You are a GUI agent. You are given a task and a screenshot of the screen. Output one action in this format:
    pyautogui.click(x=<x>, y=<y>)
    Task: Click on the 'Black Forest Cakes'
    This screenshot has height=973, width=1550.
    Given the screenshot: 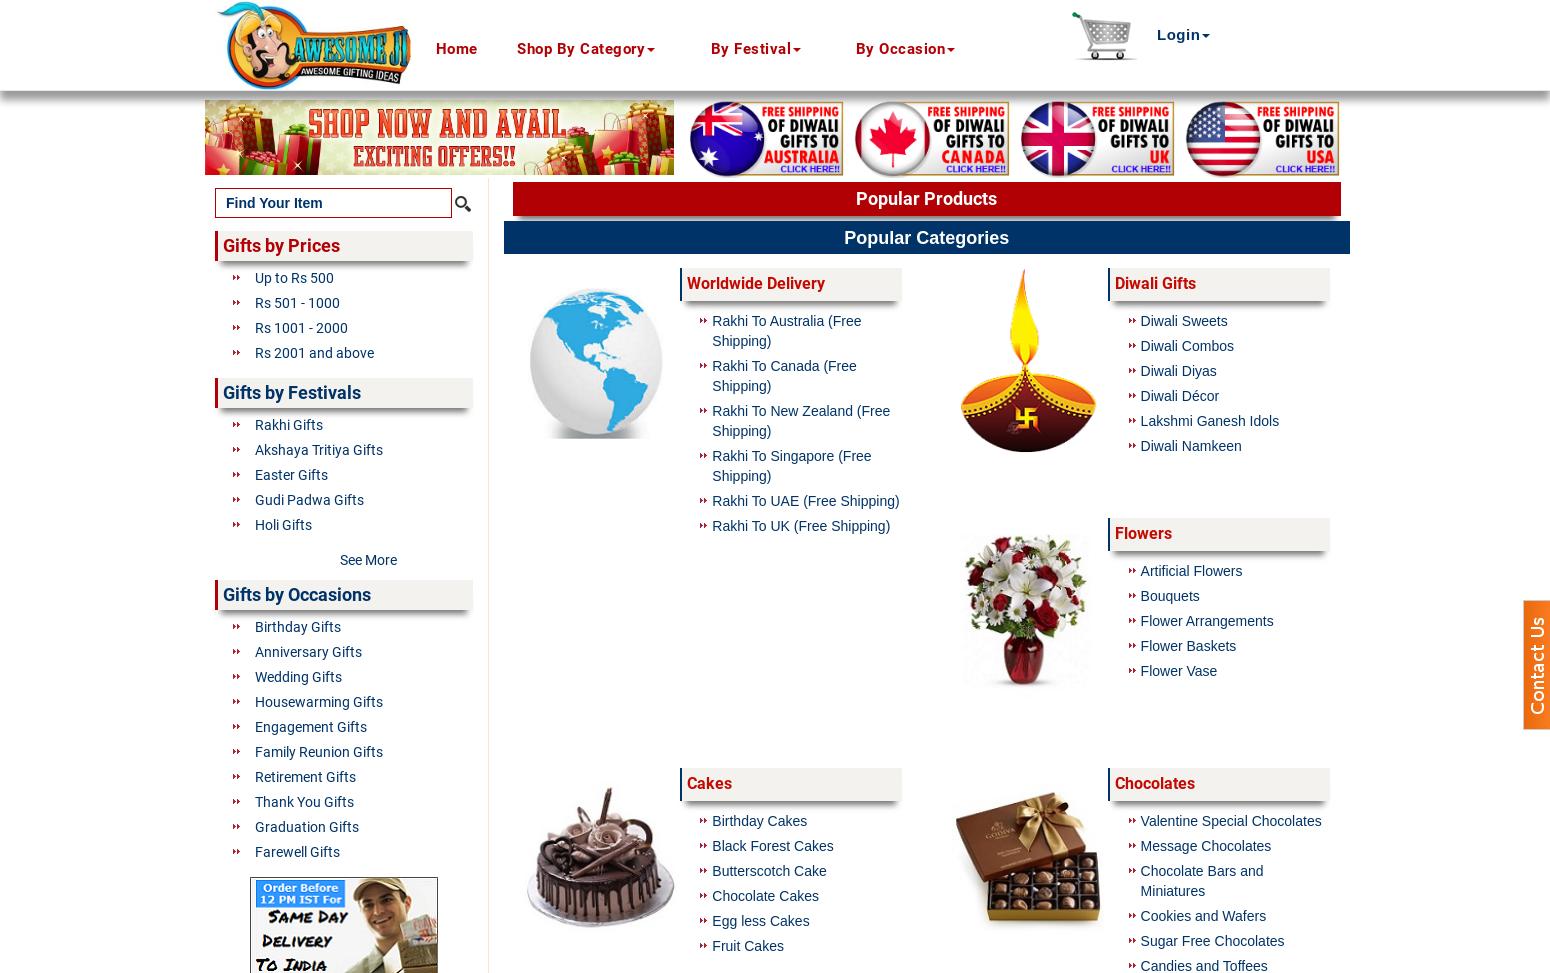 What is the action you would take?
    pyautogui.click(x=772, y=846)
    